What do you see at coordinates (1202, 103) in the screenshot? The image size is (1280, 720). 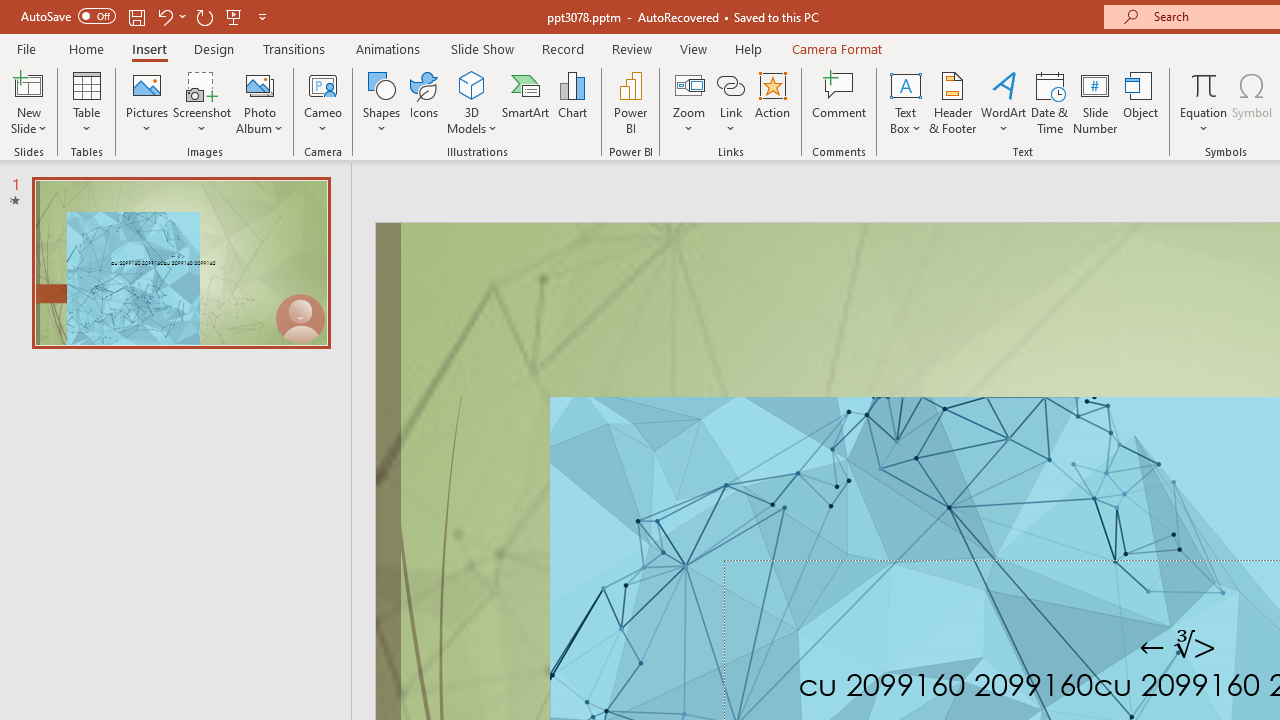 I see `'Equation'` at bounding box center [1202, 103].